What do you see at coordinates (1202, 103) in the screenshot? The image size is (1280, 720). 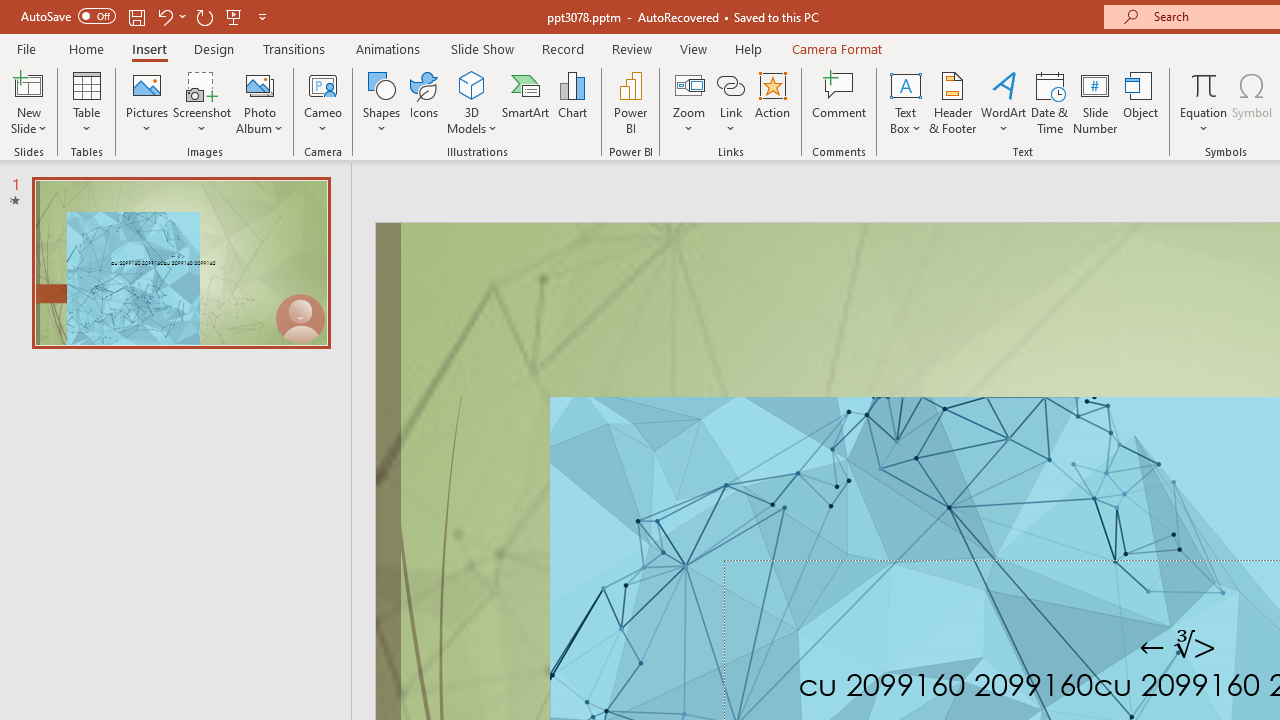 I see `'Equation'` at bounding box center [1202, 103].